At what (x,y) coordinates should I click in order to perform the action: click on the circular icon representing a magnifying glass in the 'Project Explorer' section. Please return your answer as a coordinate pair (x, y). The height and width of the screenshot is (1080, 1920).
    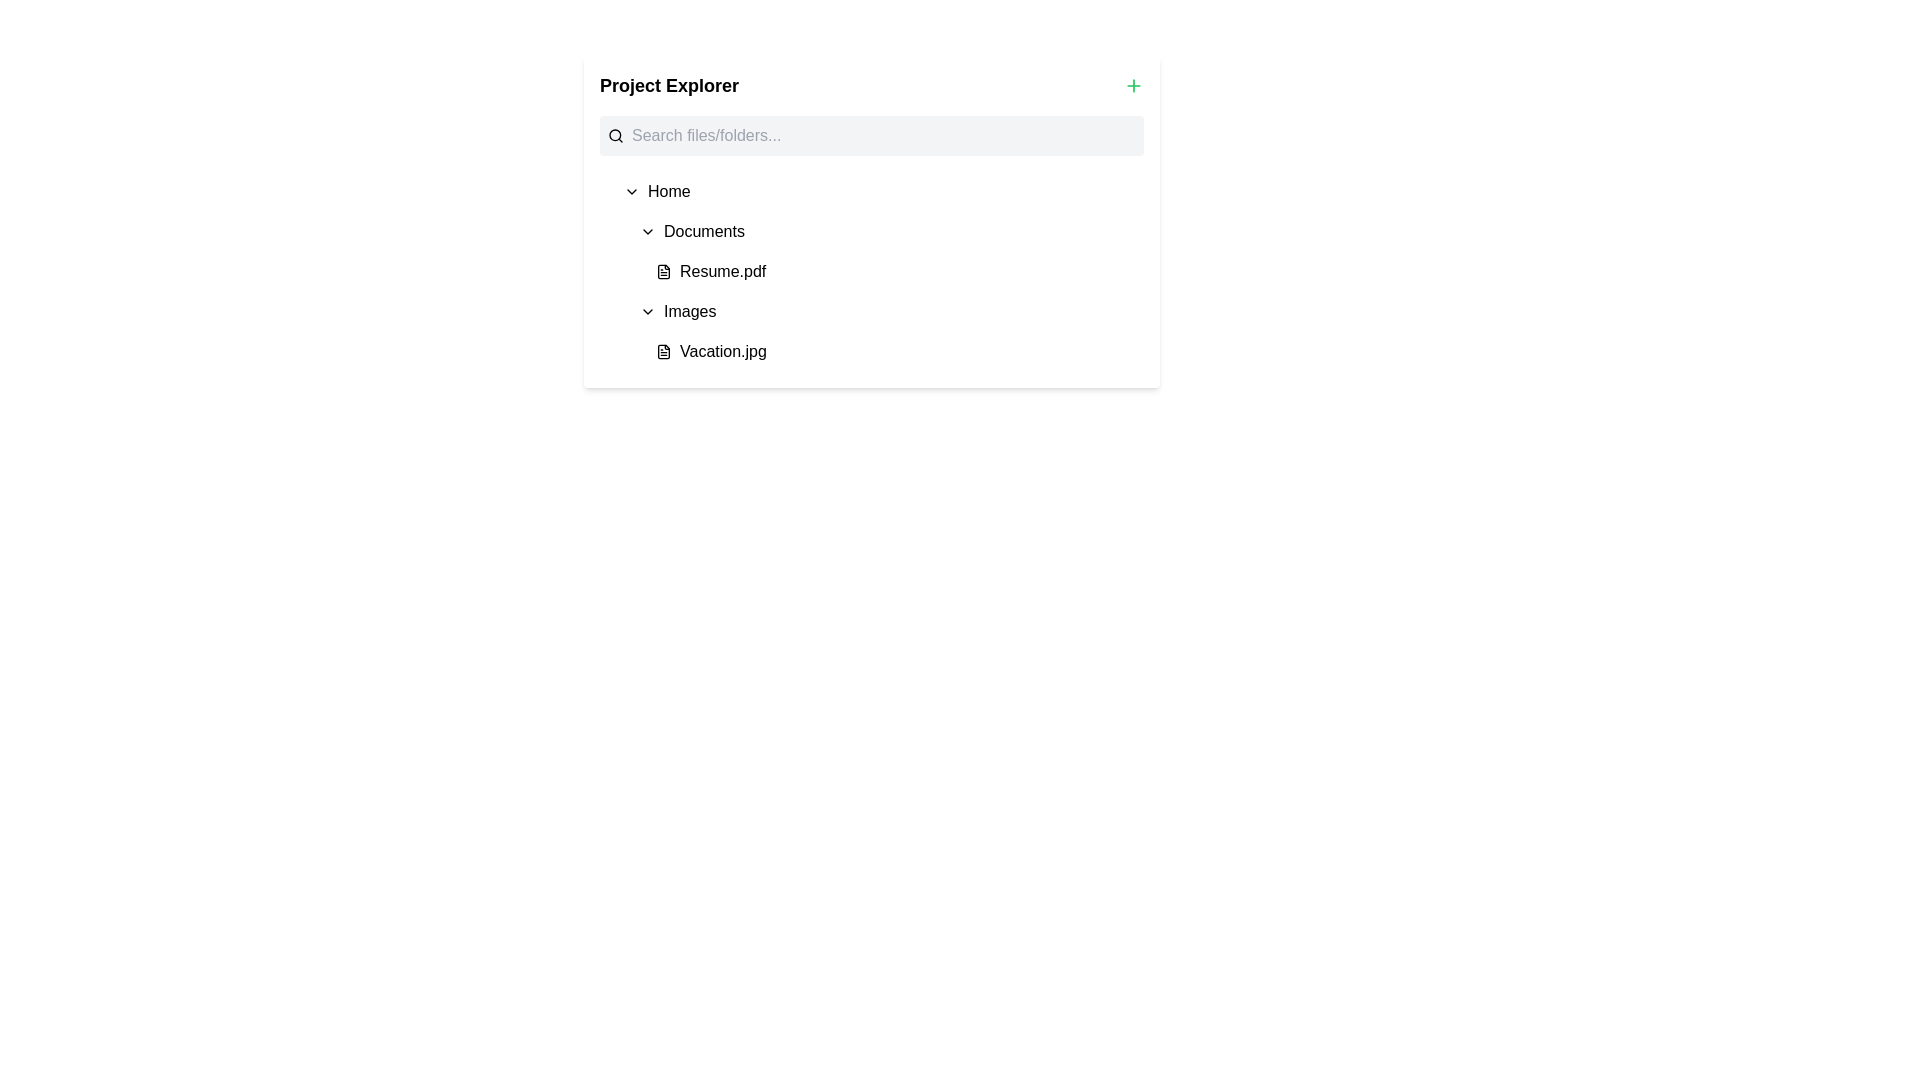
    Looking at the image, I should click on (614, 135).